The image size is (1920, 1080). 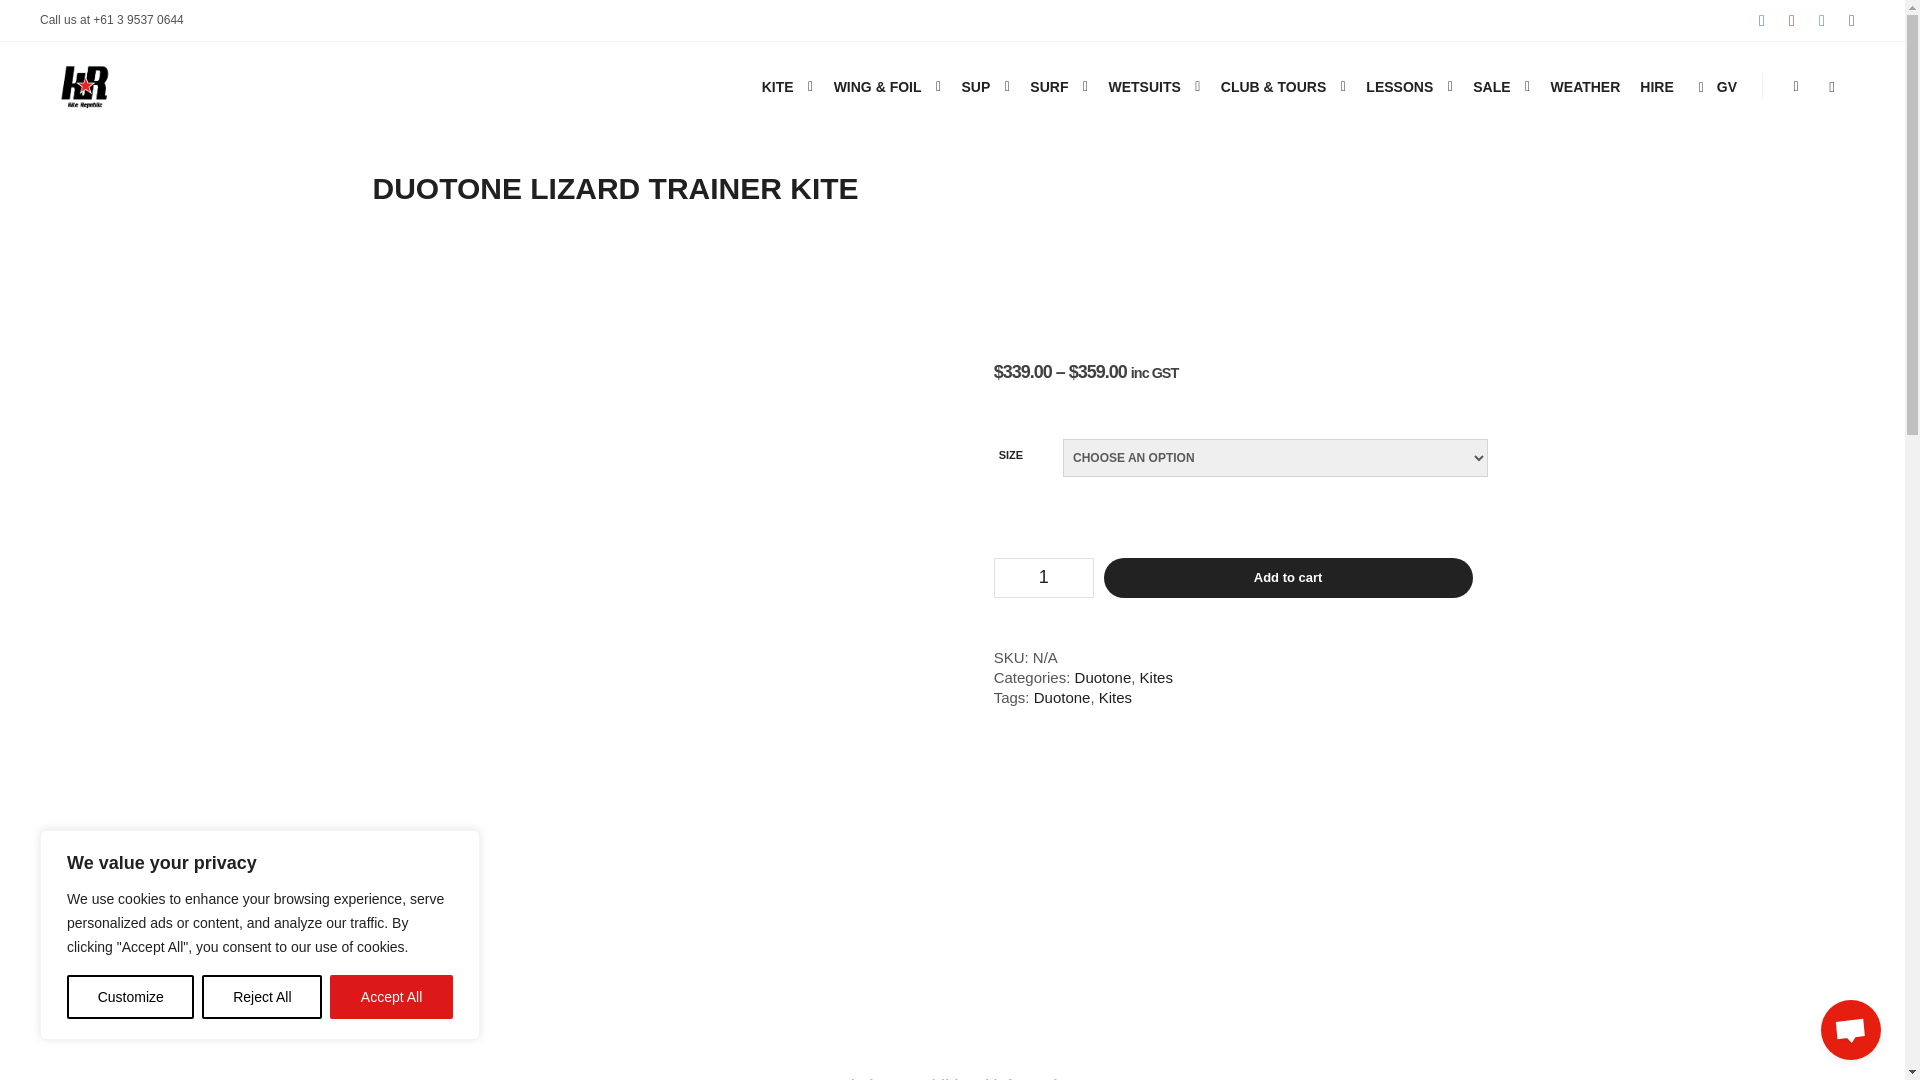 What do you see at coordinates (129, 996) in the screenshot?
I see `'Customize'` at bounding box center [129, 996].